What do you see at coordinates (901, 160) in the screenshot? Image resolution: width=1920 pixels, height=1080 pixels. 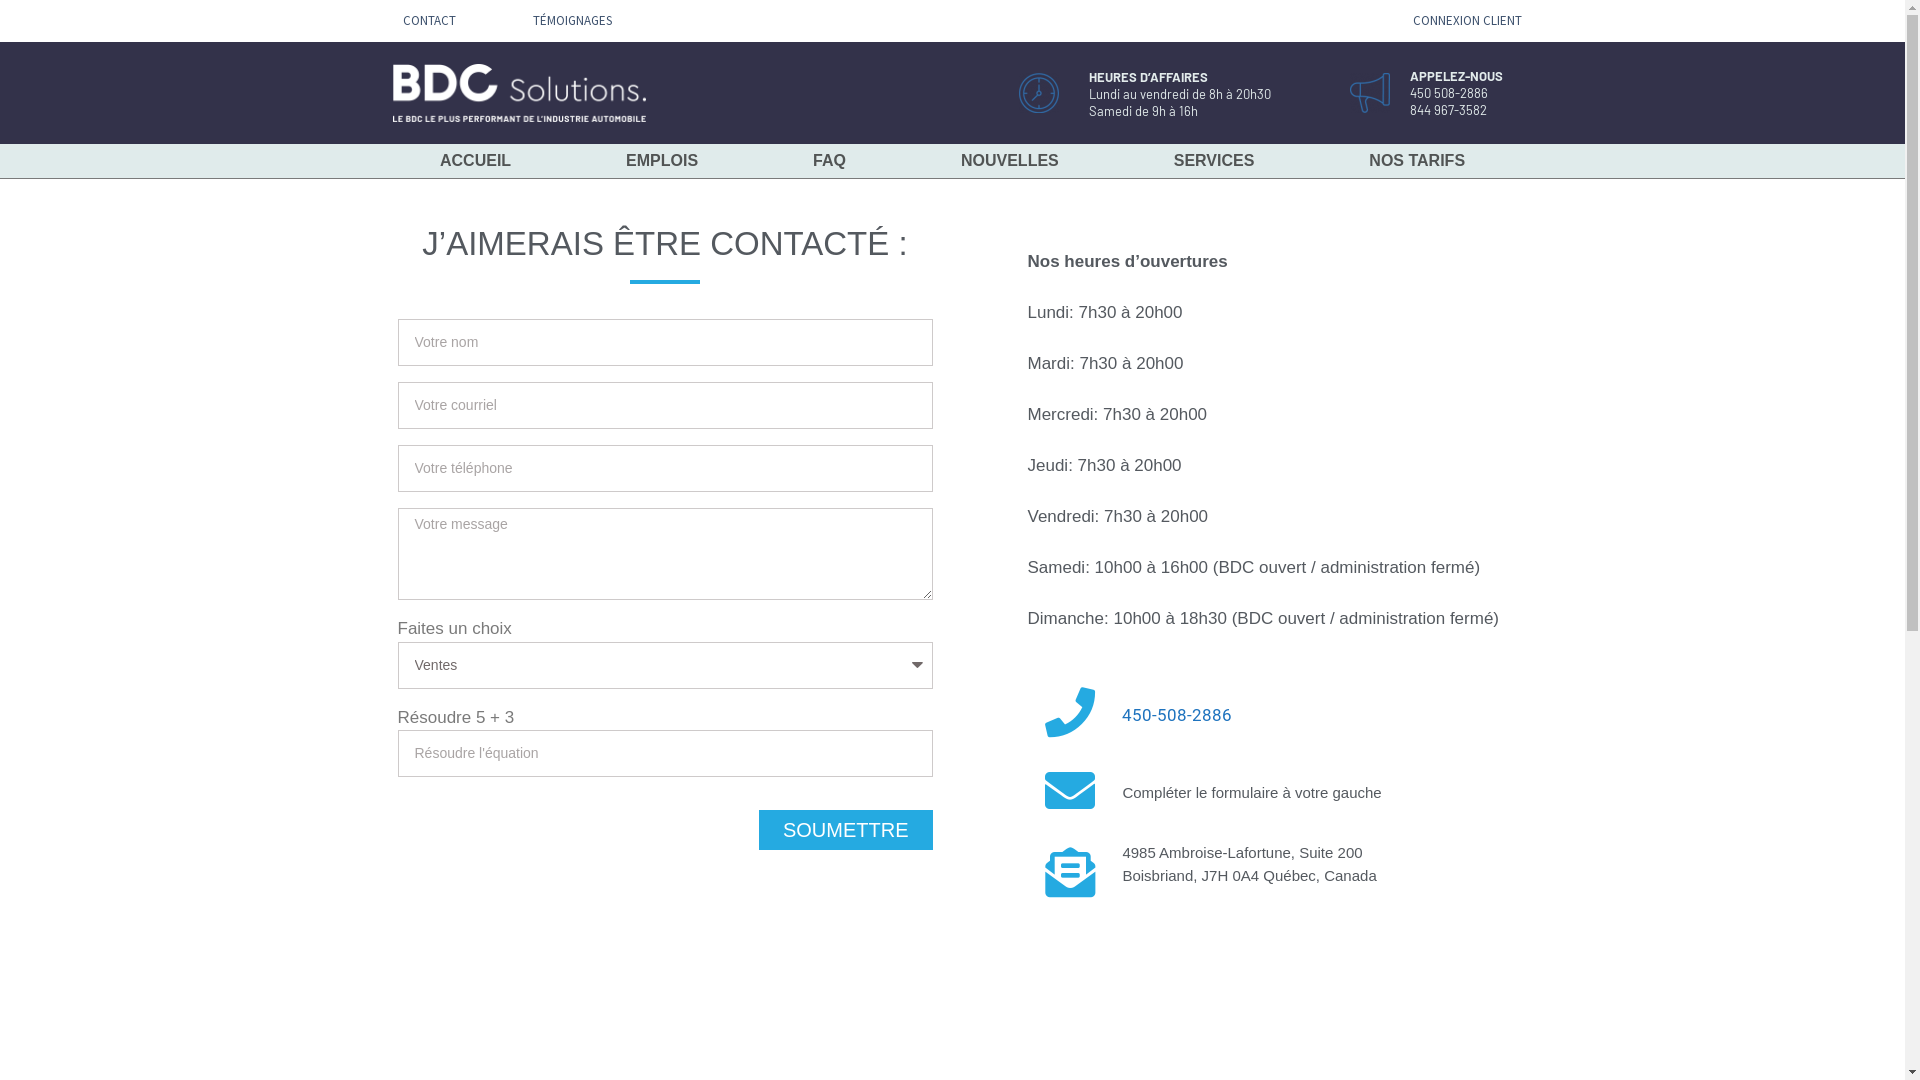 I see `'NOUVELLES'` at bounding box center [901, 160].